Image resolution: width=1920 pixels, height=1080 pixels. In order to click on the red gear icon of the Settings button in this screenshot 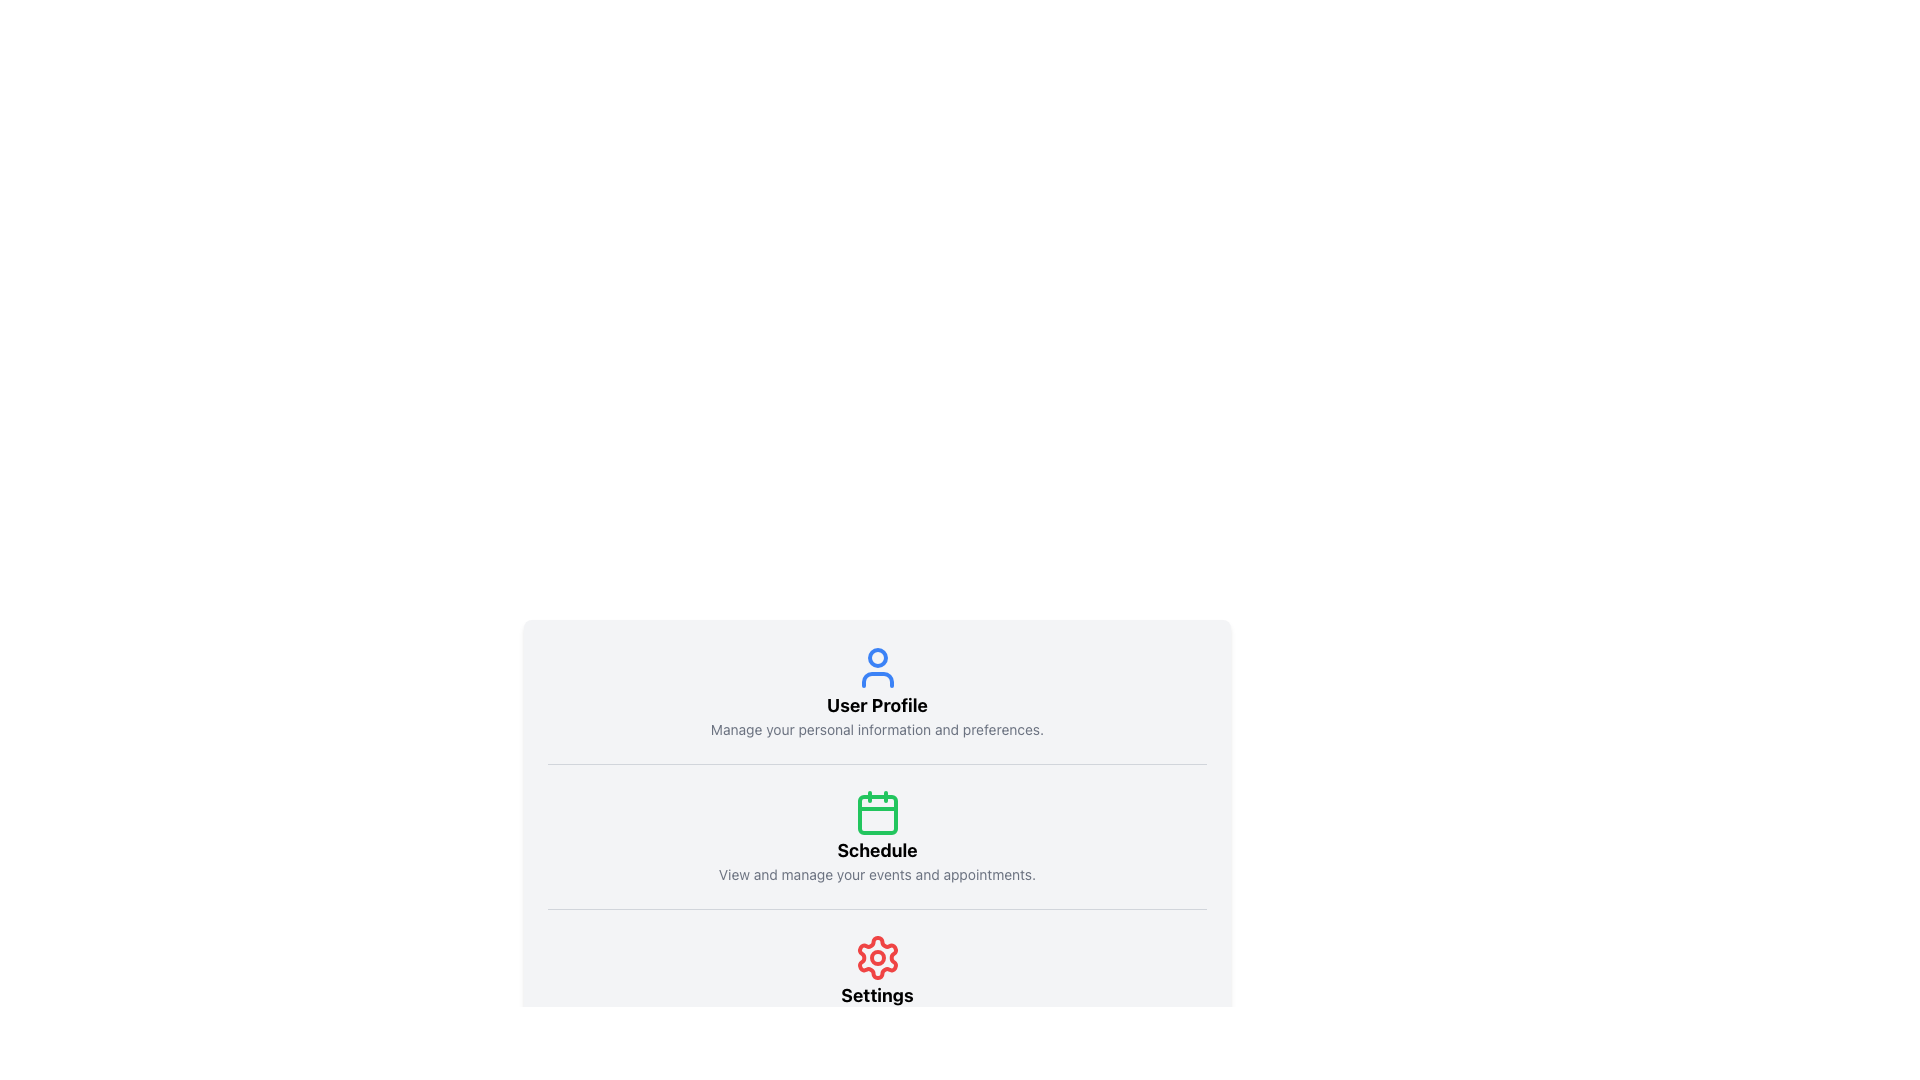, I will do `click(877, 981)`.